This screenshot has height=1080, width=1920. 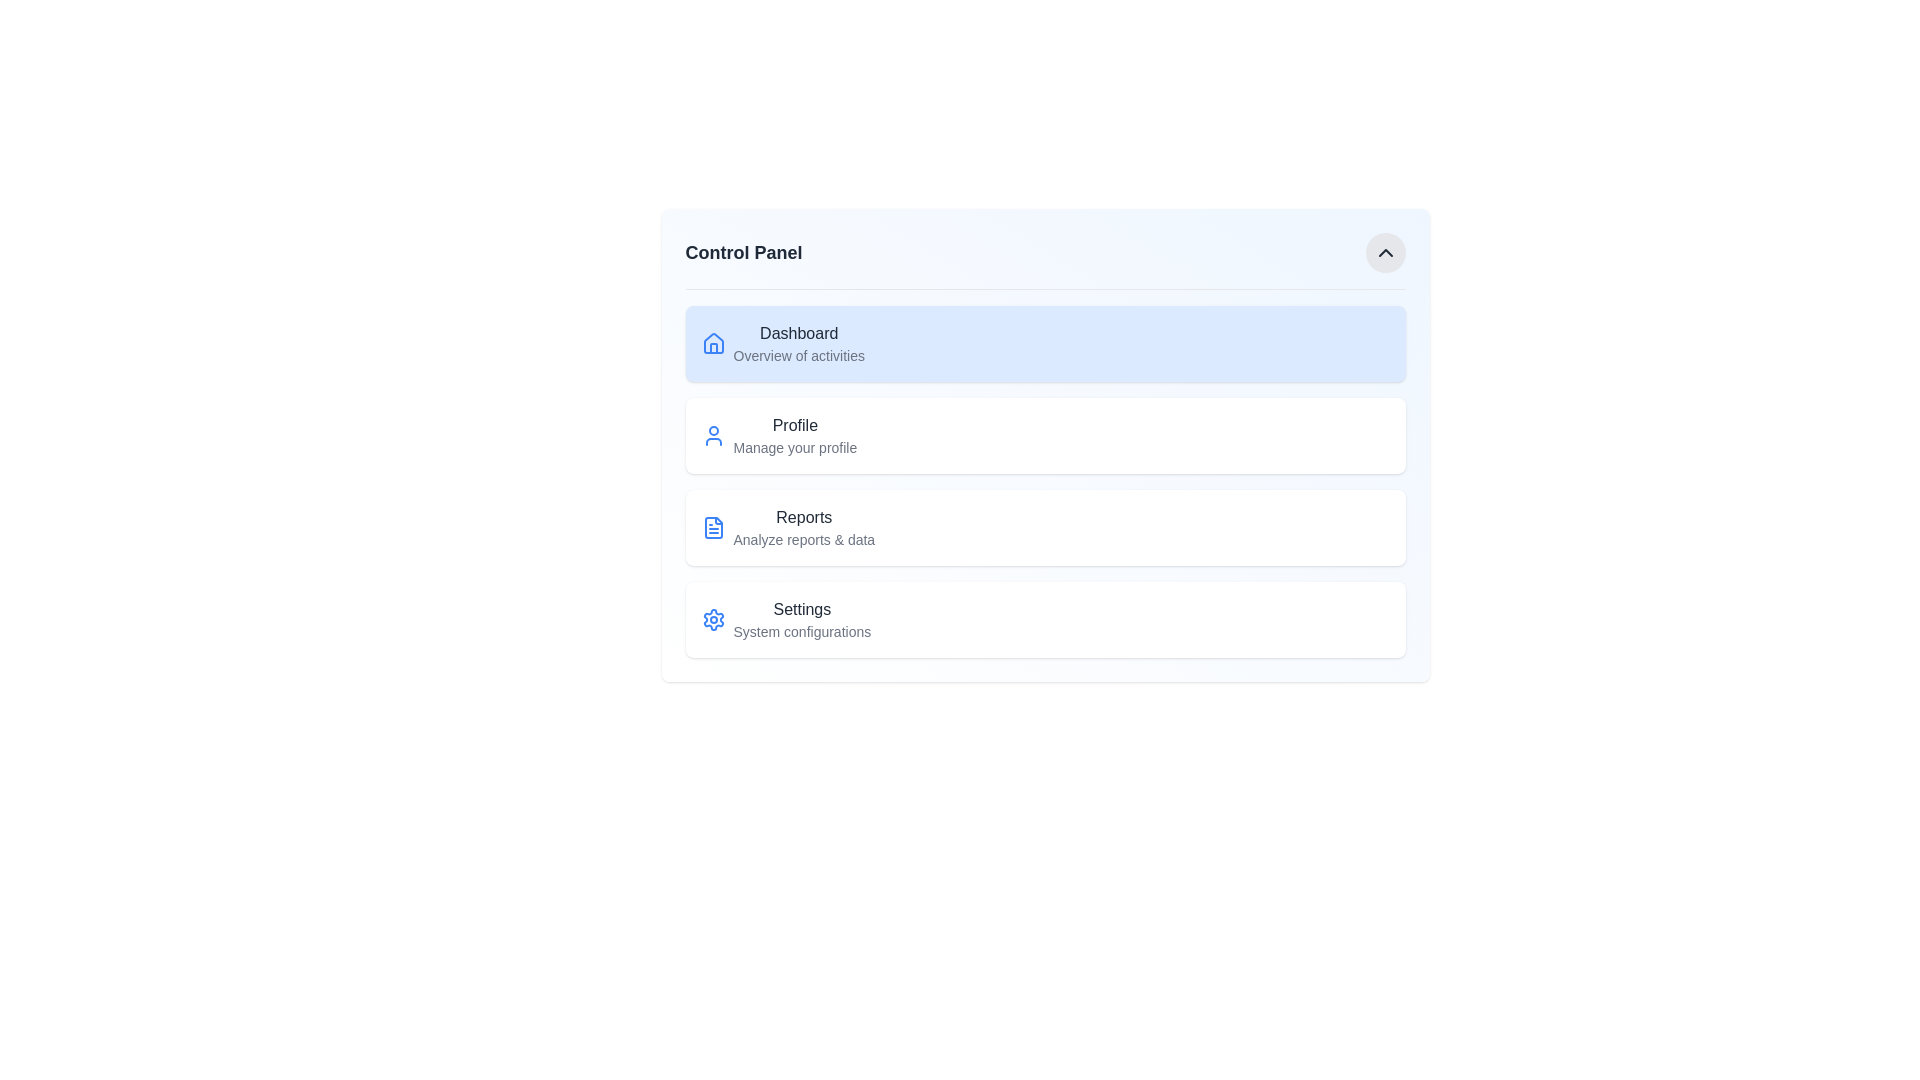 I want to click on the 'Overview of activities' text label, so click(x=798, y=354).